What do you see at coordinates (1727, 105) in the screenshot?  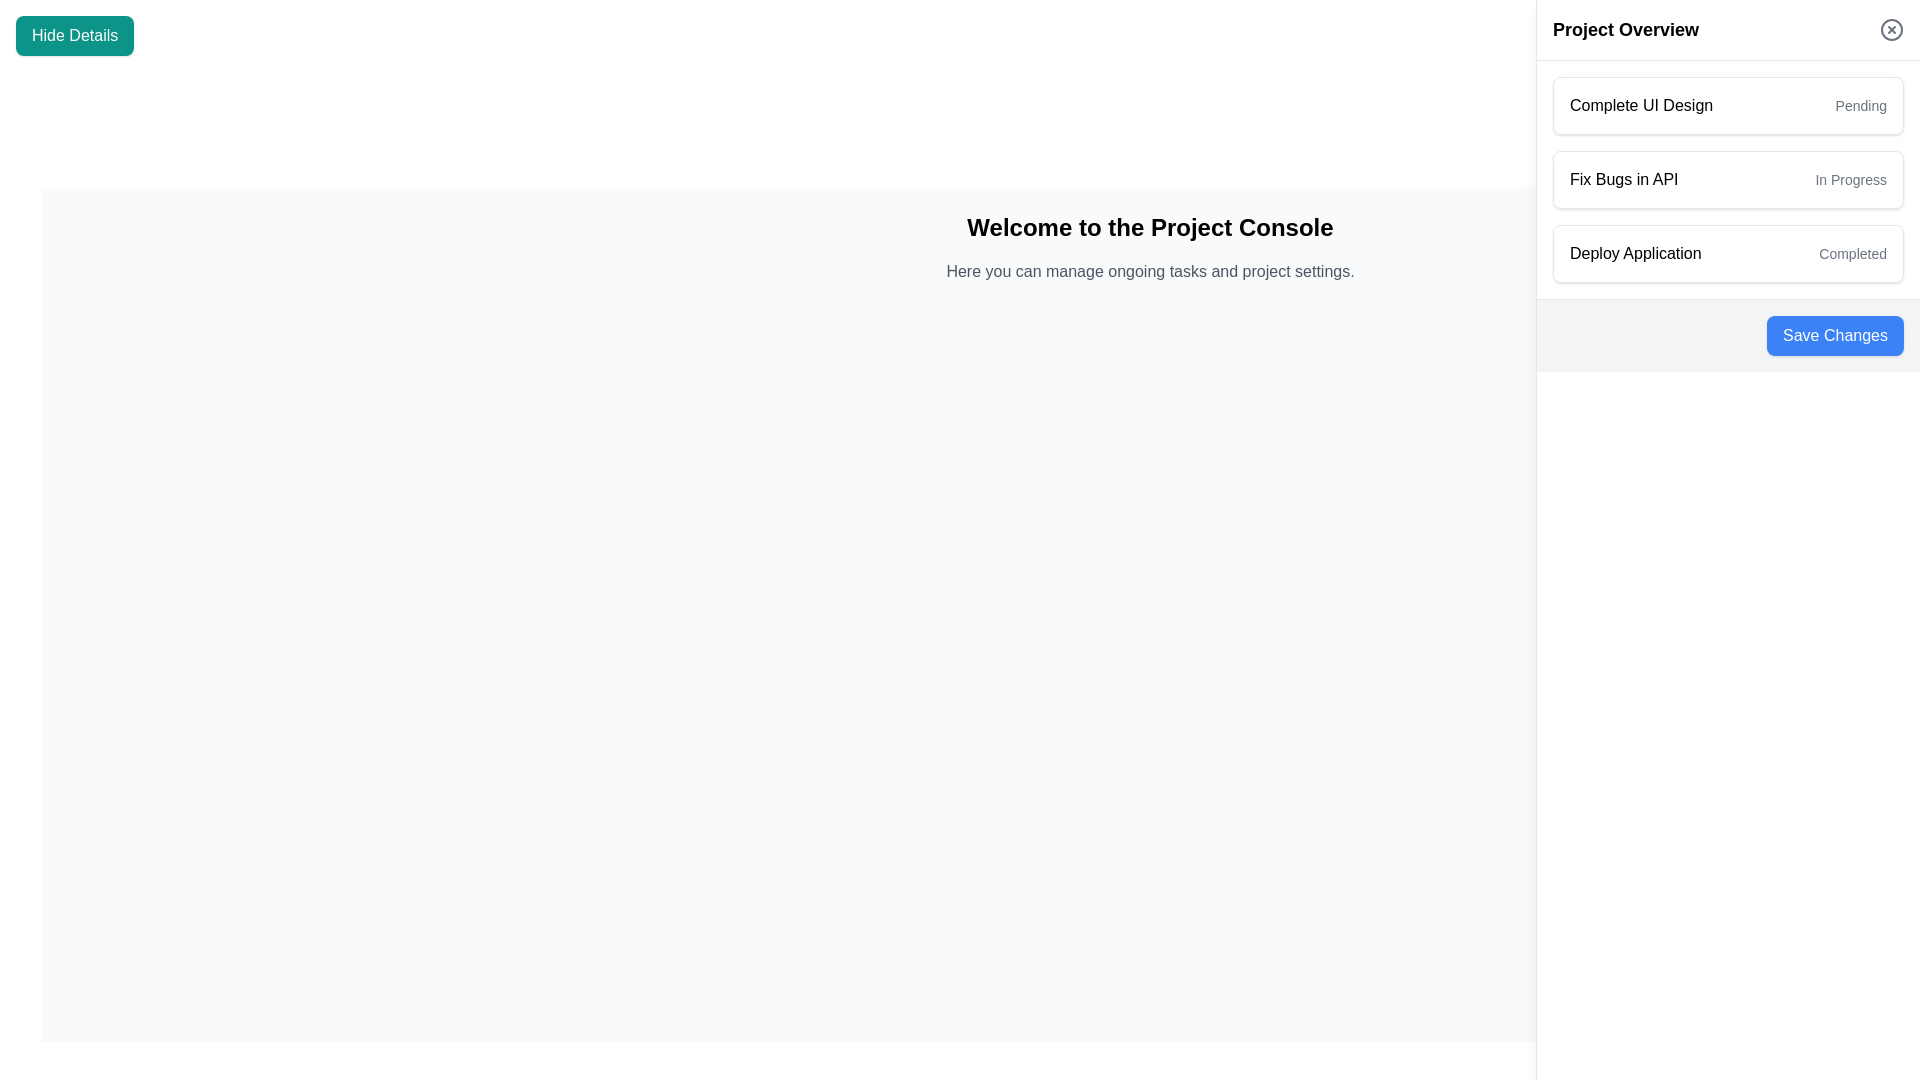 I see `labels on the Informational card titled 'Complete UI Design' with a status of 'Pending', located in the right panel of the interface labeled 'Project Overview'` at bounding box center [1727, 105].